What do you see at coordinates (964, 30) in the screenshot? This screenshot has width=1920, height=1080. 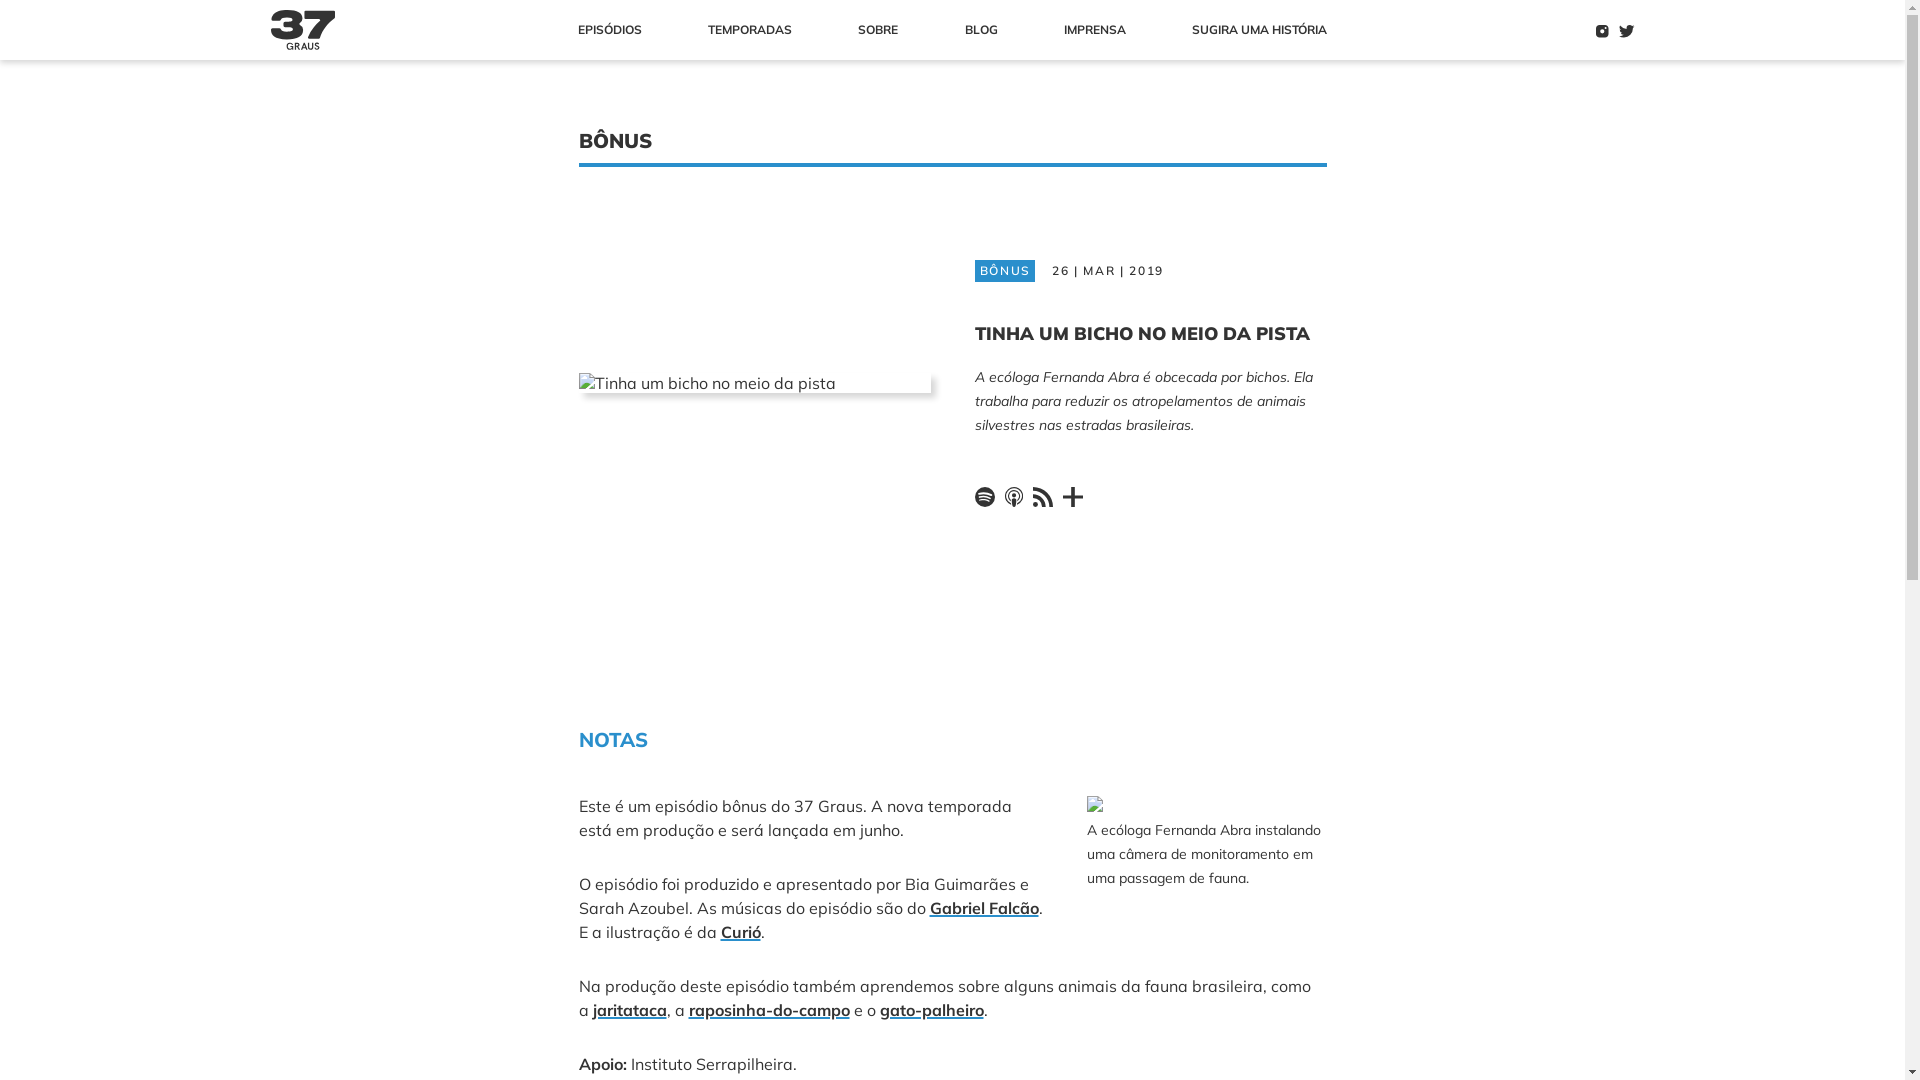 I see `'BLOG'` at bounding box center [964, 30].